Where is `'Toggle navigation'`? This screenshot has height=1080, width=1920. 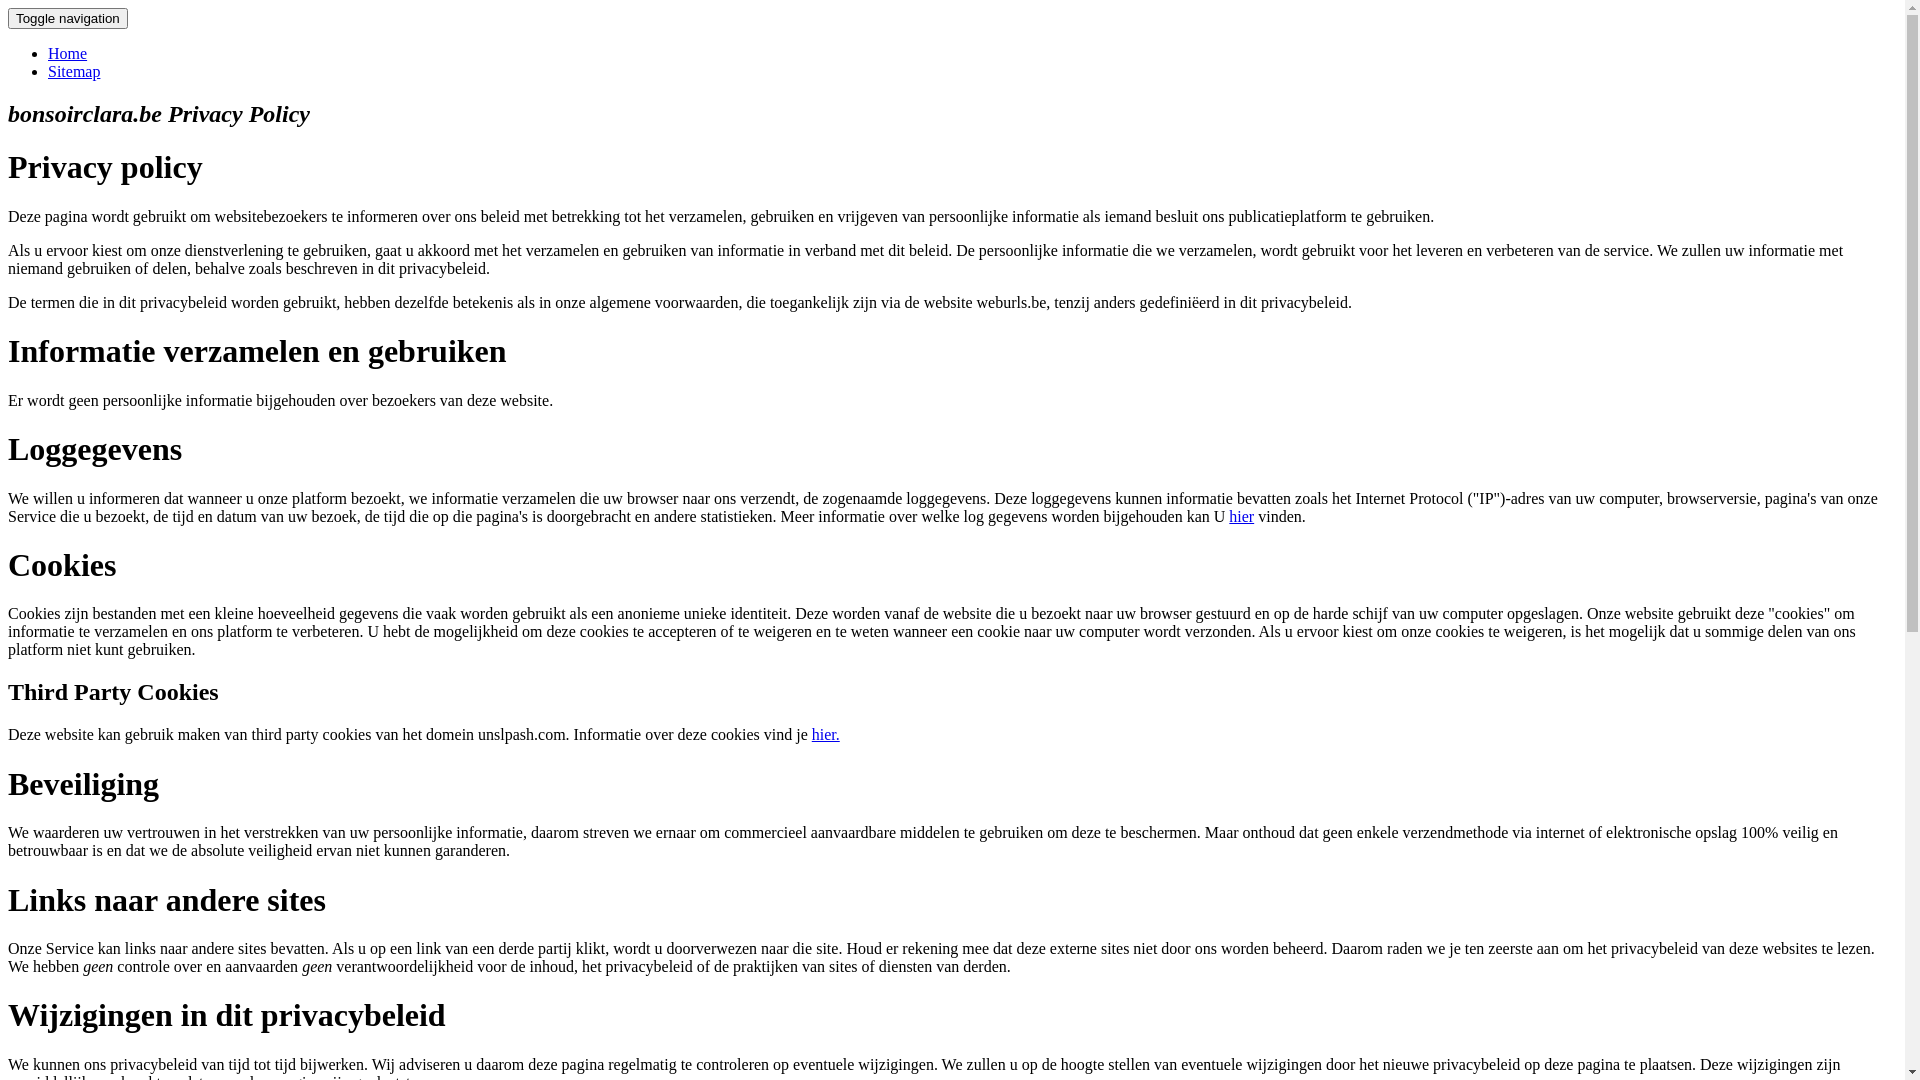 'Toggle navigation' is located at coordinates (67, 18).